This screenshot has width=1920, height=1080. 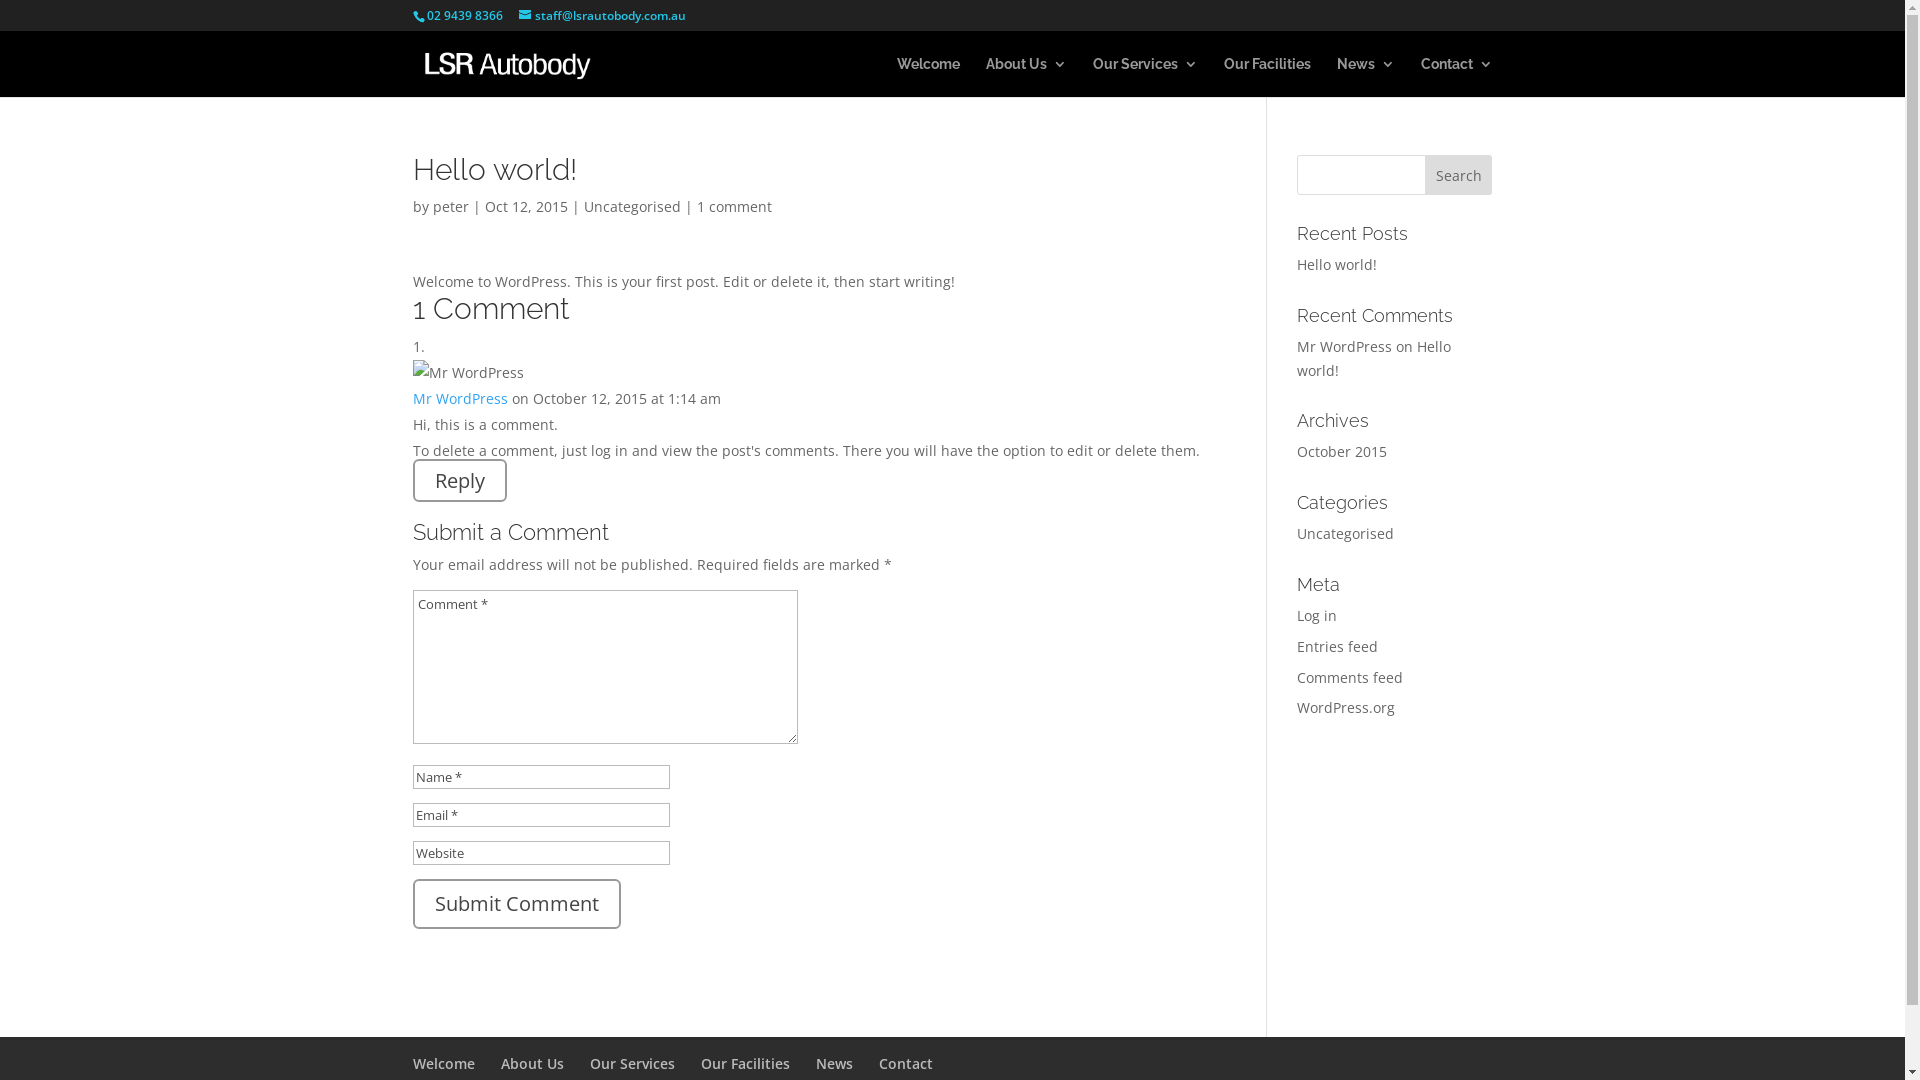 I want to click on 'Search', so click(x=1459, y=173).